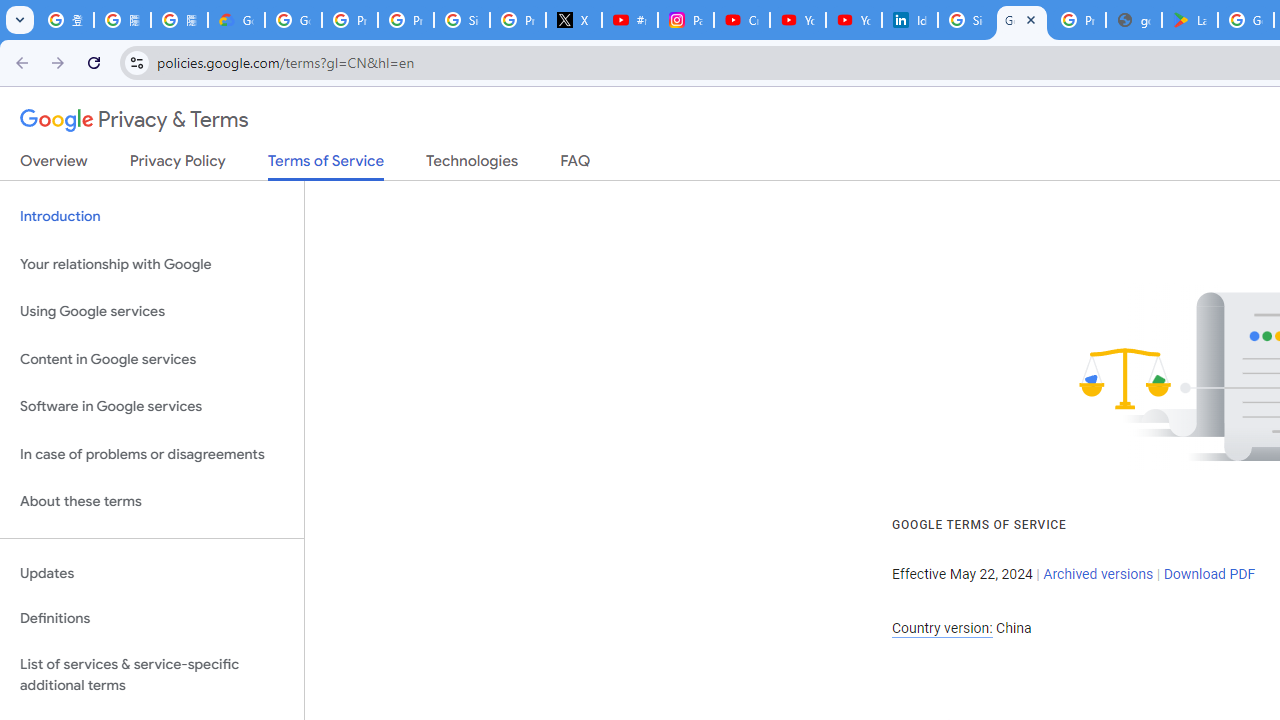 This screenshot has width=1280, height=720. What do you see at coordinates (853, 20) in the screenshot?
I see `'YouTube Culture & Trends - YouTube Top 10, 2021'` at bounding box center [853, 20].